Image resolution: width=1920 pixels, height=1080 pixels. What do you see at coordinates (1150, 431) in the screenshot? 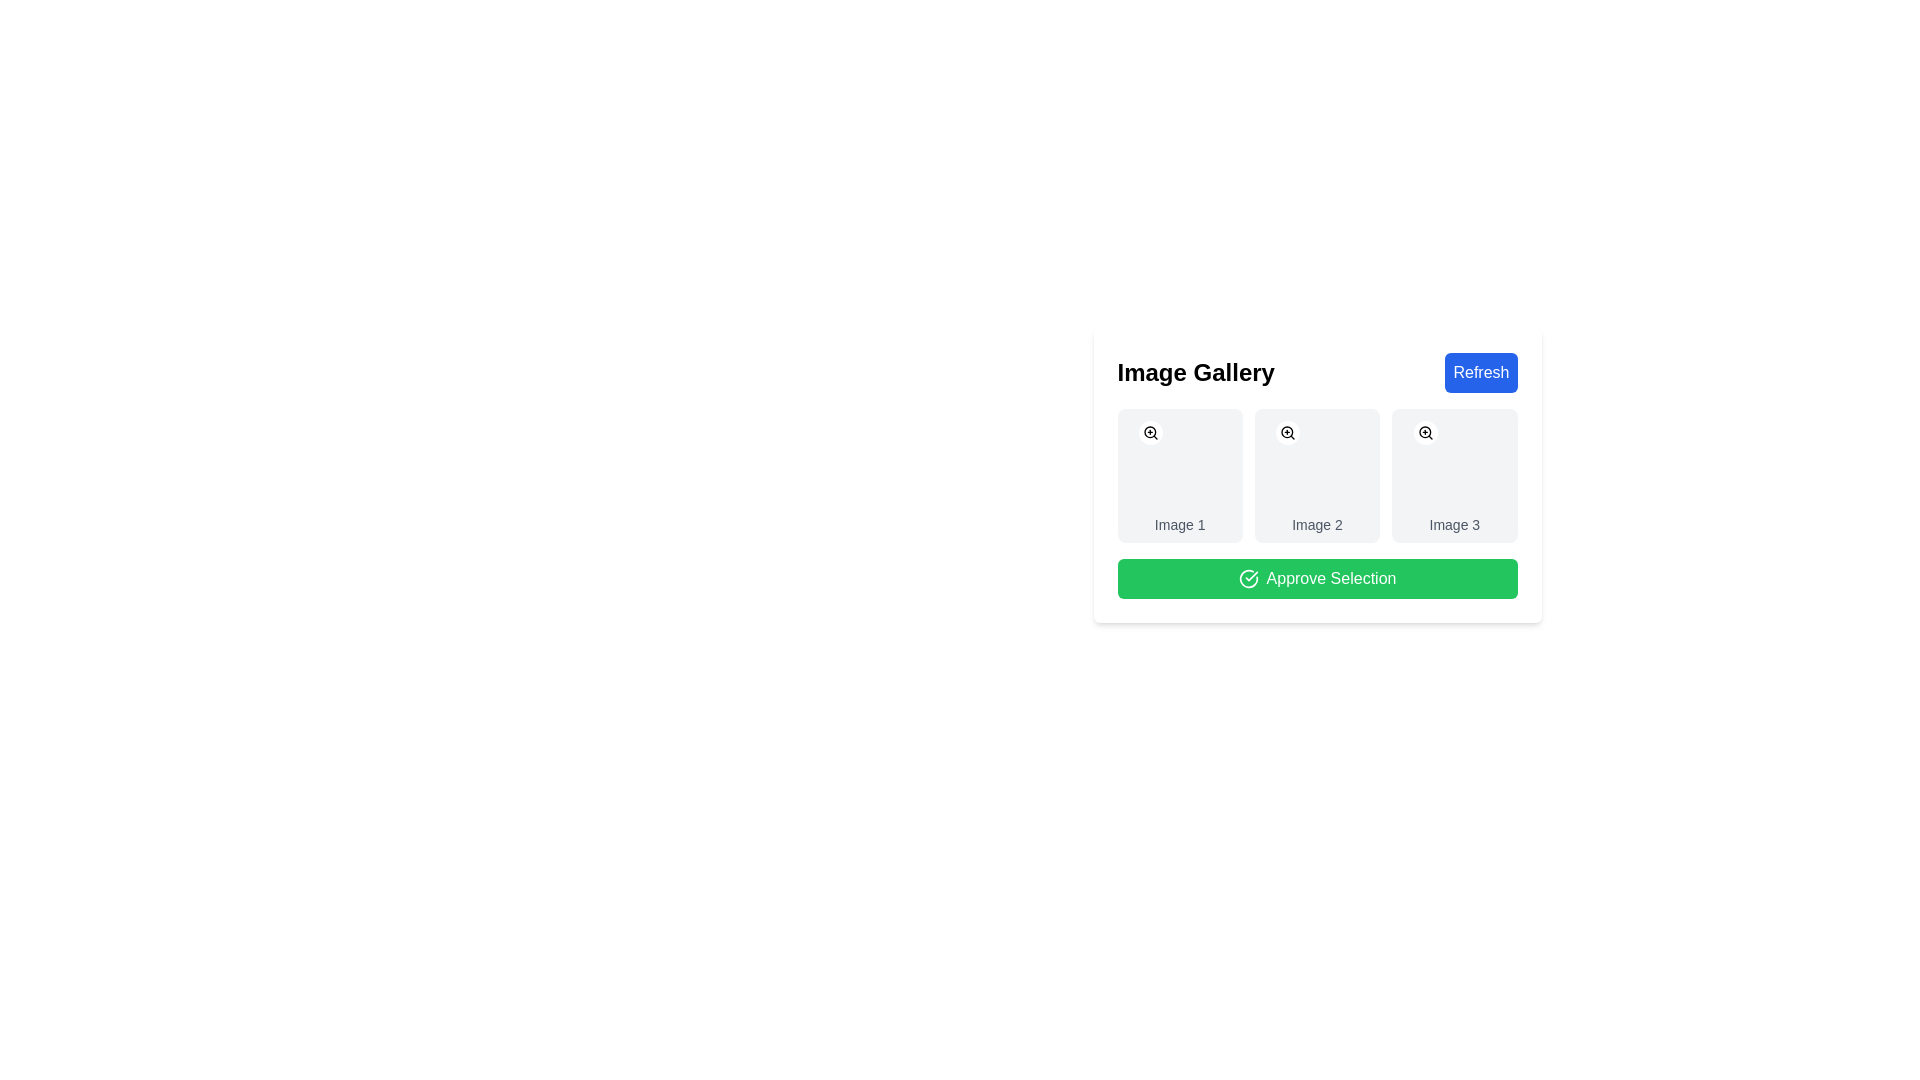
I see `the circular SVG element of the magnifying glass icon located near the top right of 'Image 1' in the 'Image Gallery' section` at bounding box center [1150, 431].